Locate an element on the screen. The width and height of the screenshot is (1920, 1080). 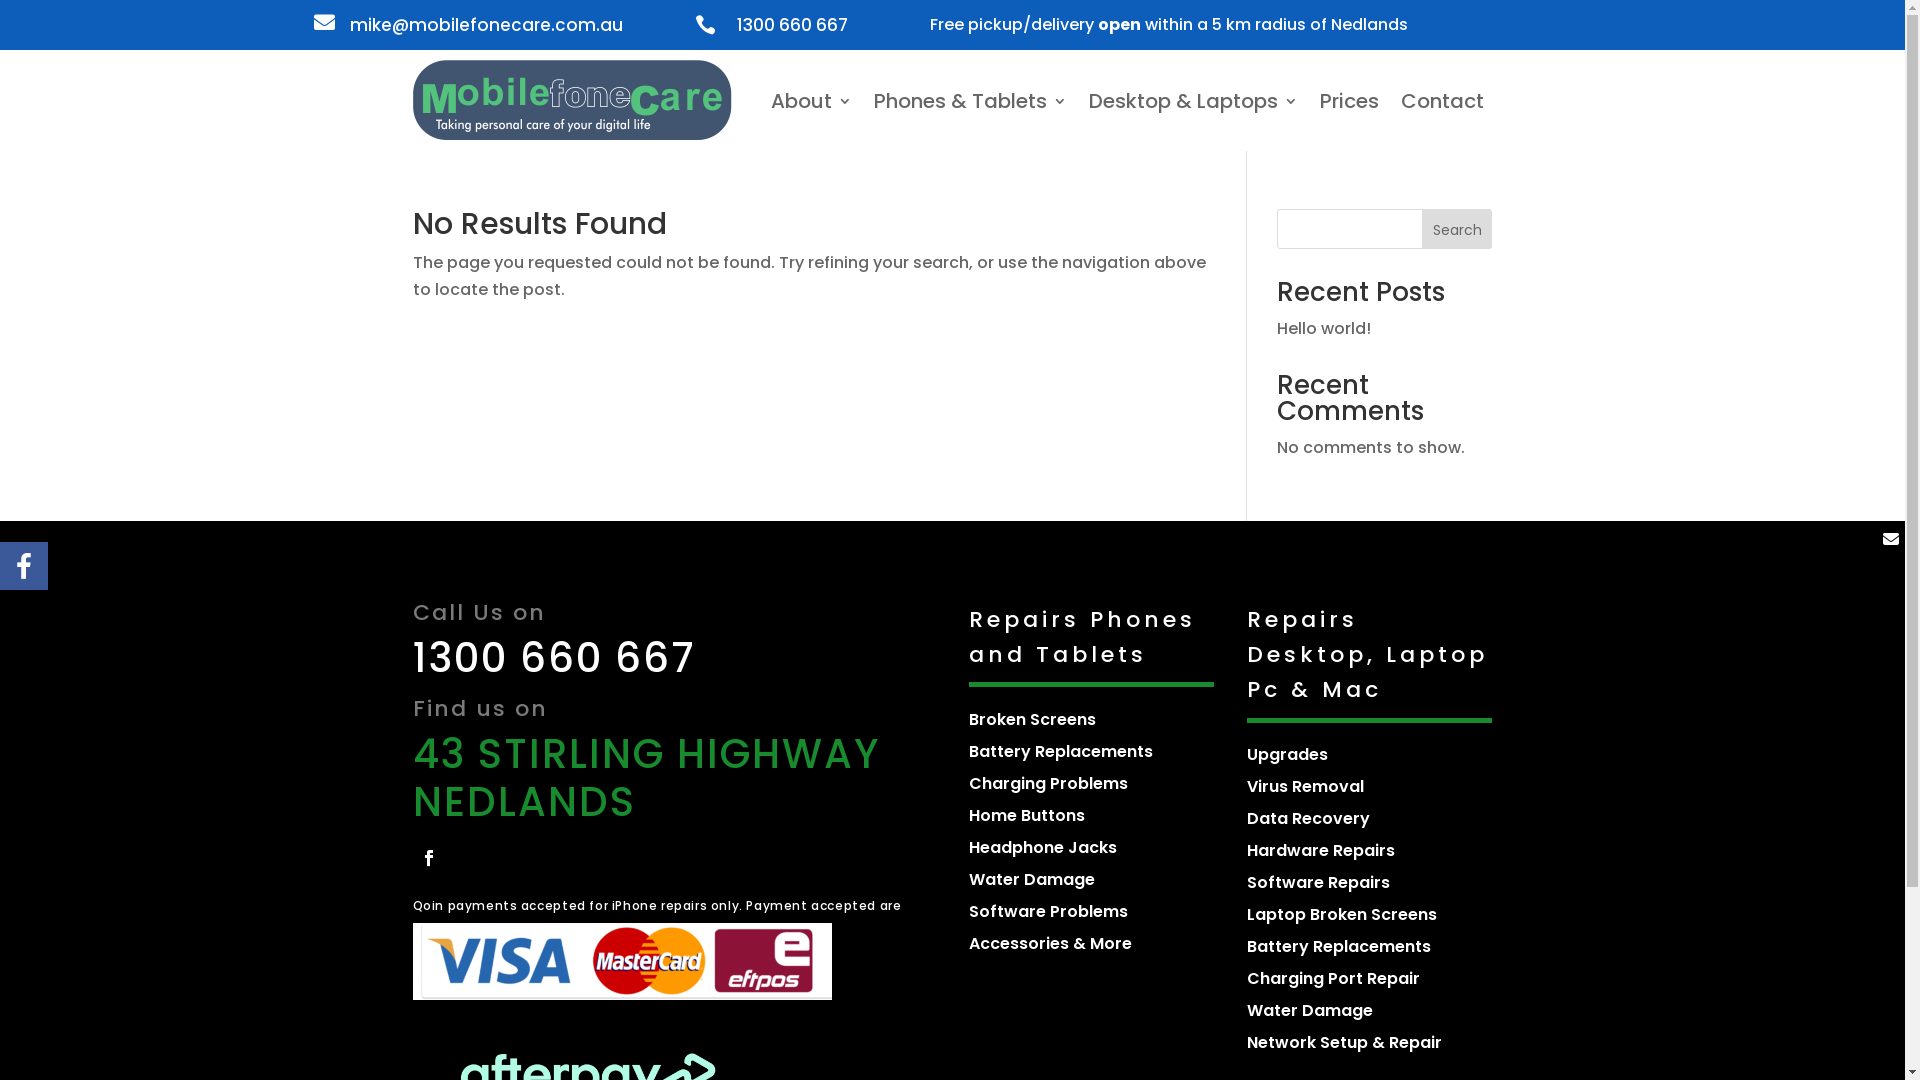
'Network Setup & Repair' is located at coordinates (1344, 1041).